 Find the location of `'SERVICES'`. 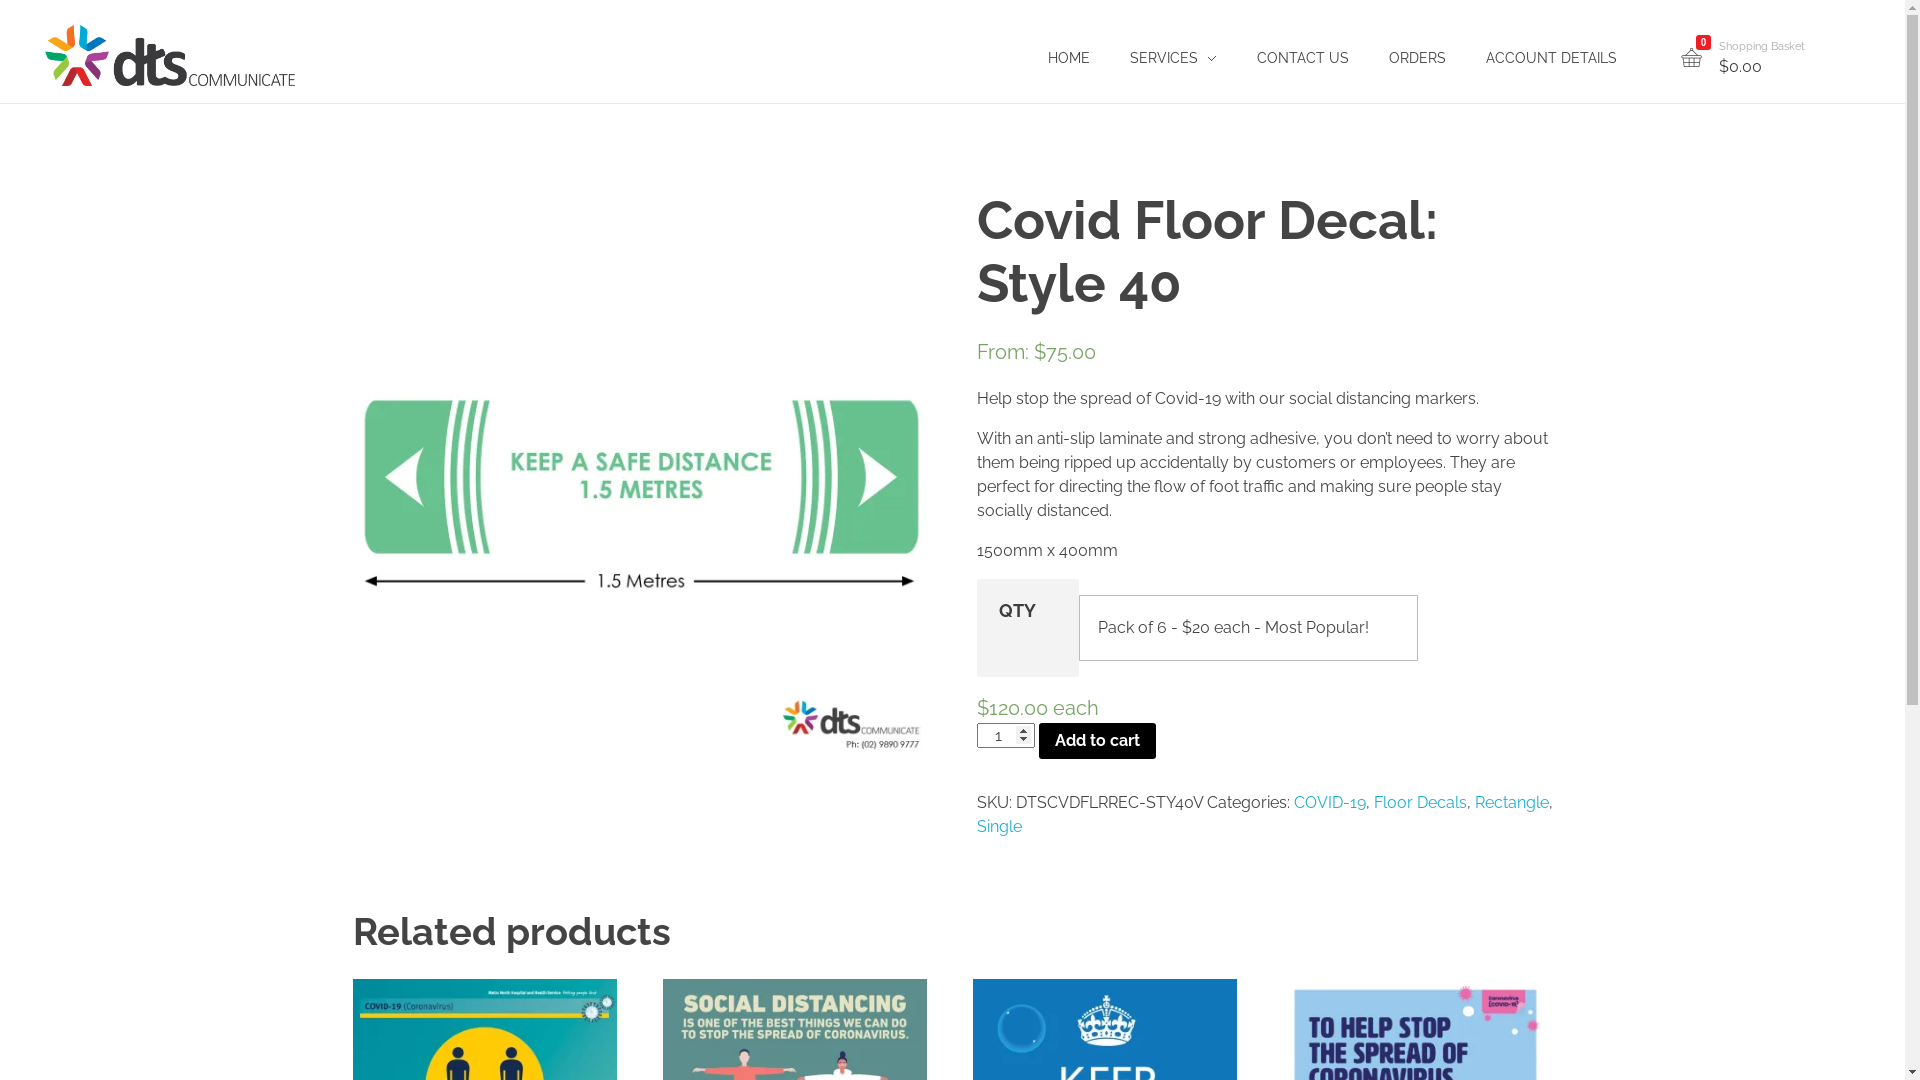

'SERVICES' is located at coordinates (1173, 57).